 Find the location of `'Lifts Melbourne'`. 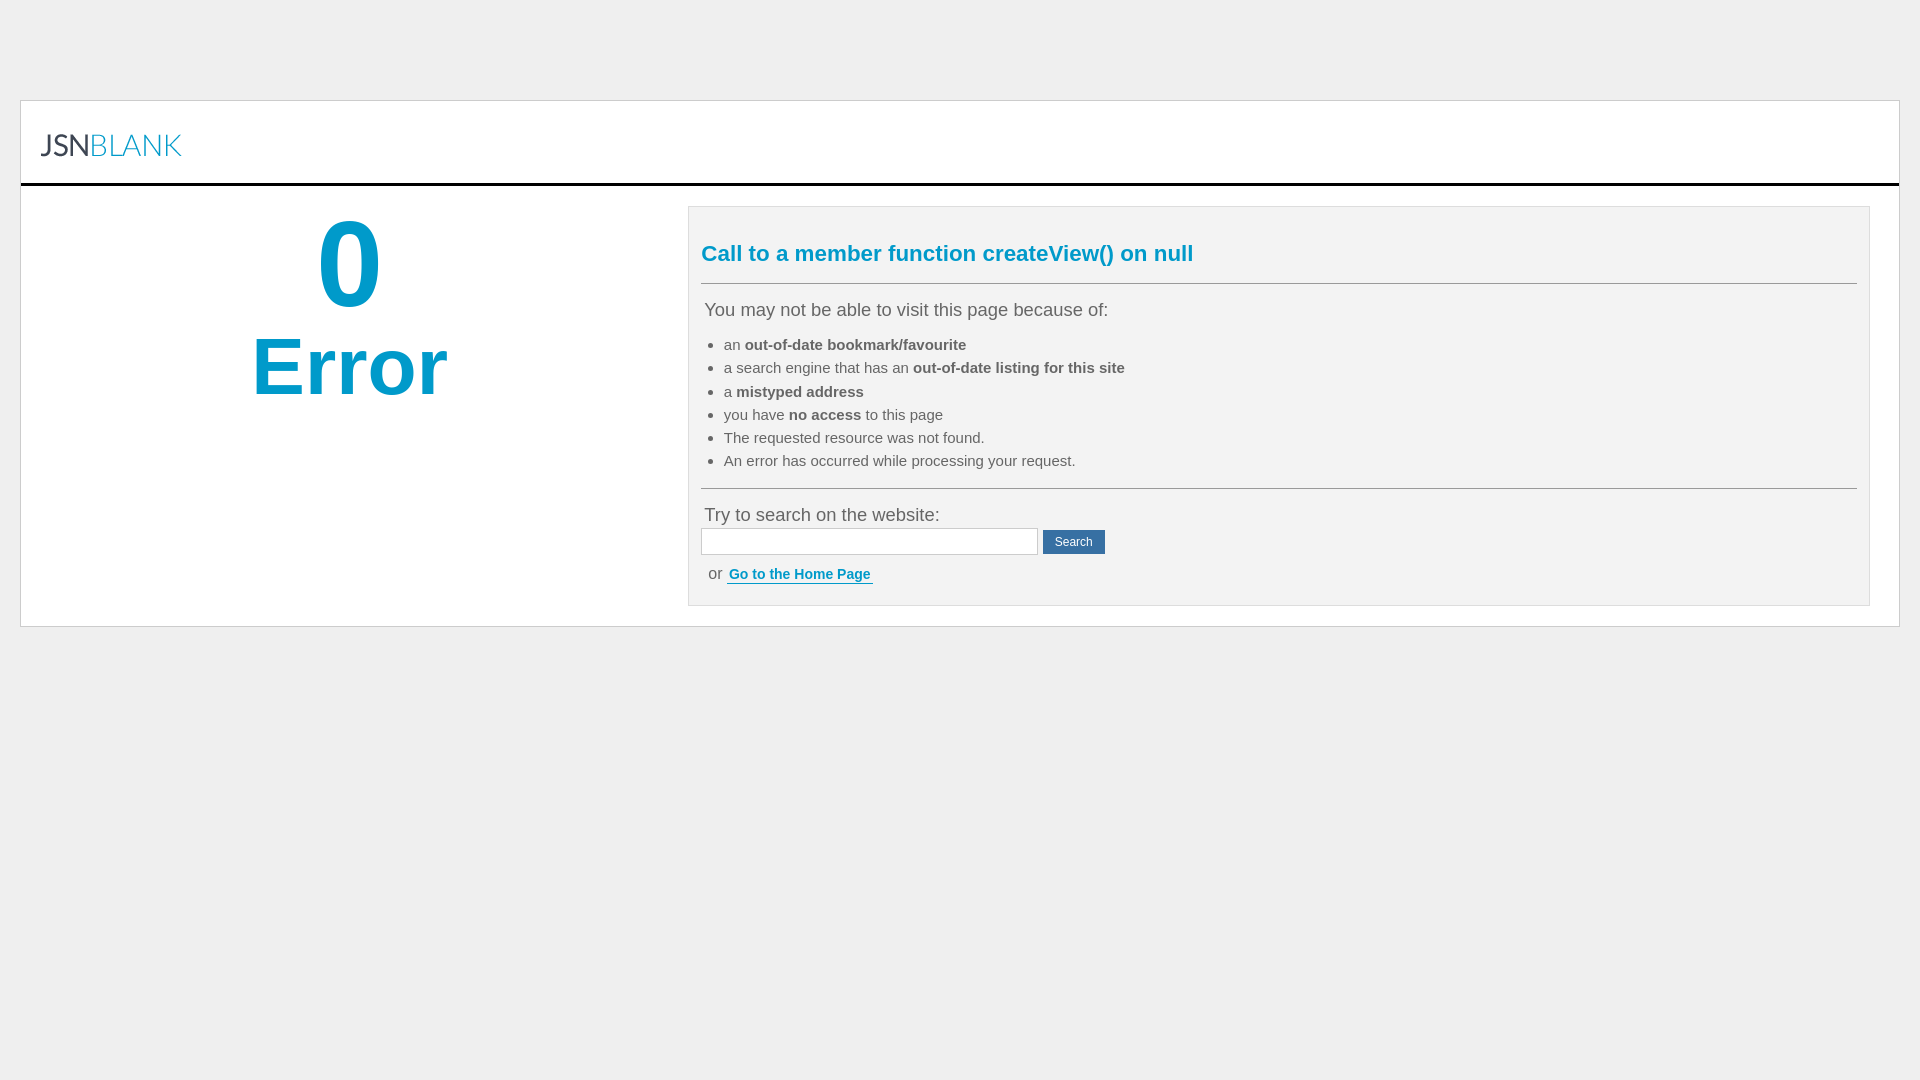

'Lifts Melbourne' is located at coordinates (110, 141).